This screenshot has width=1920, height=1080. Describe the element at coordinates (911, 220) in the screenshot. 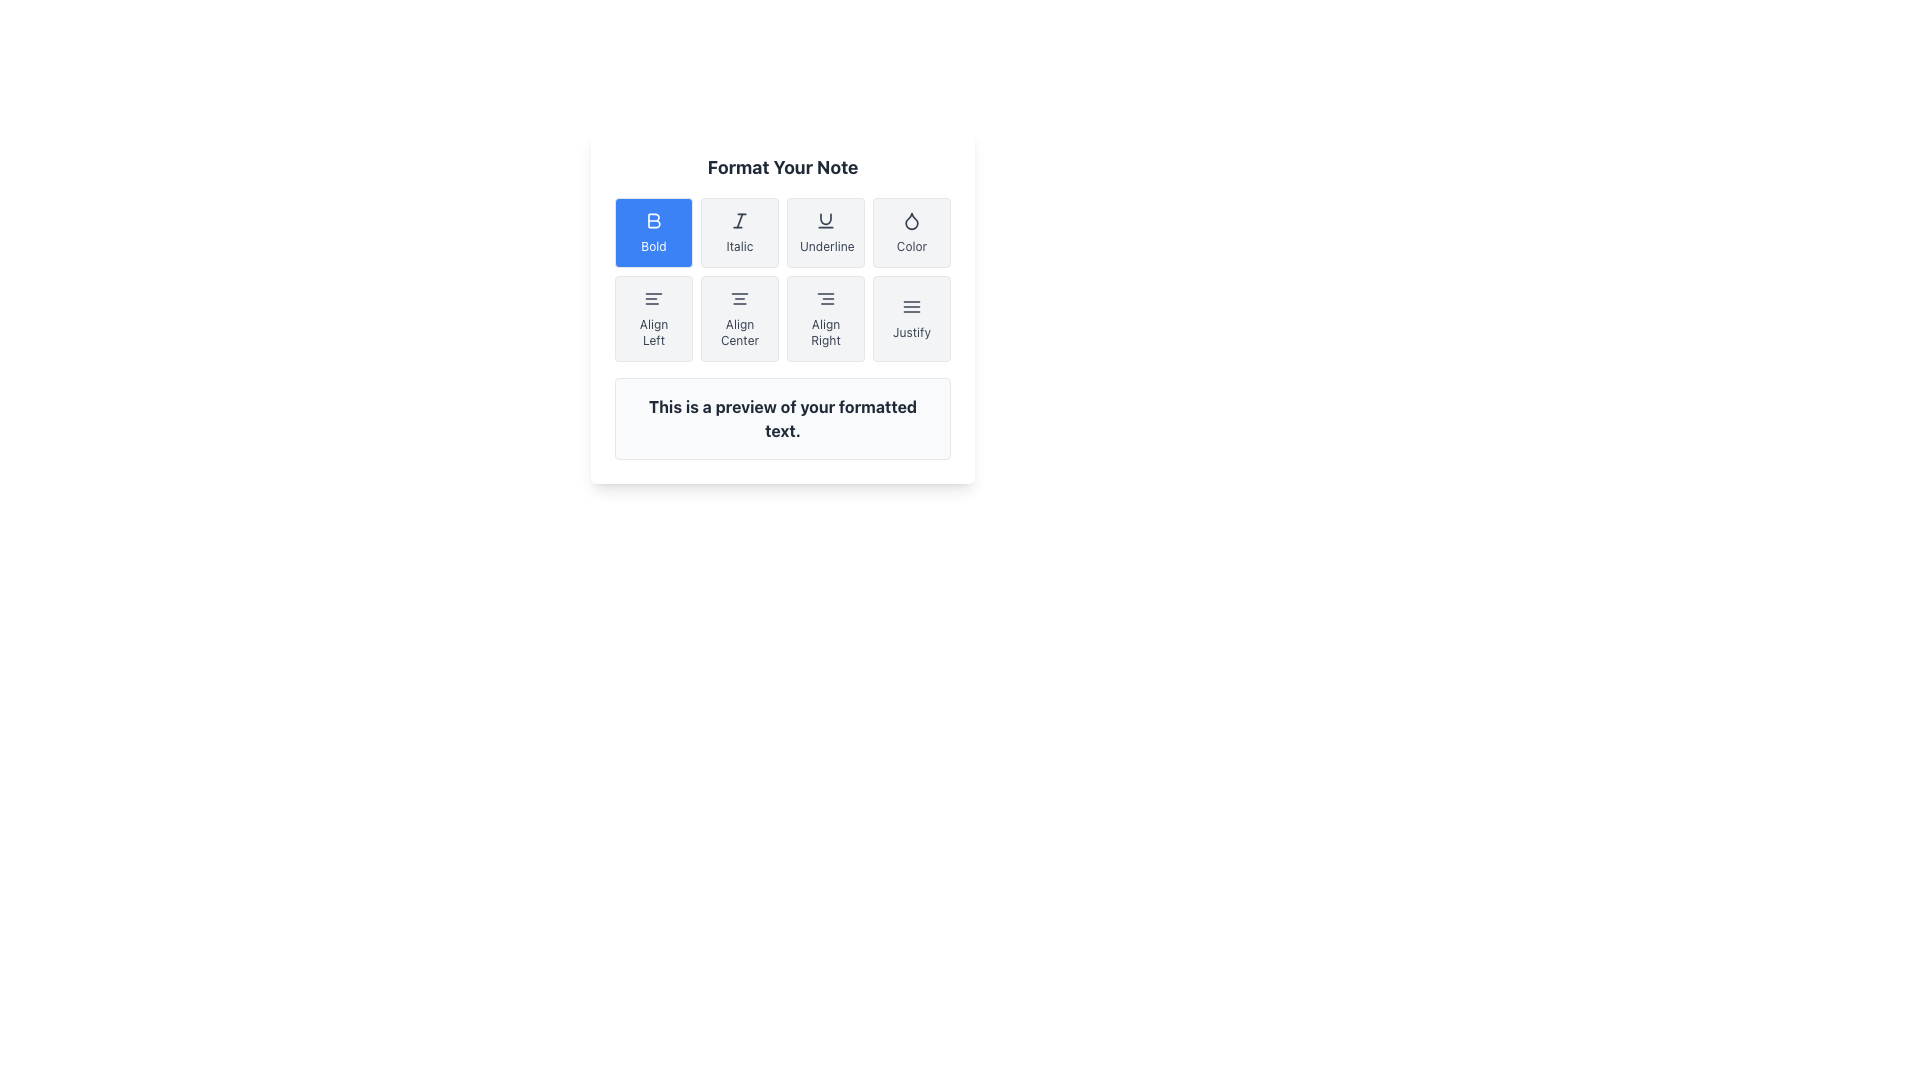

I see `the teardrop-shaped icon outlined in black located in the upper-right section of the interactive area, which is part of a grid of formatting buttons` at that location.